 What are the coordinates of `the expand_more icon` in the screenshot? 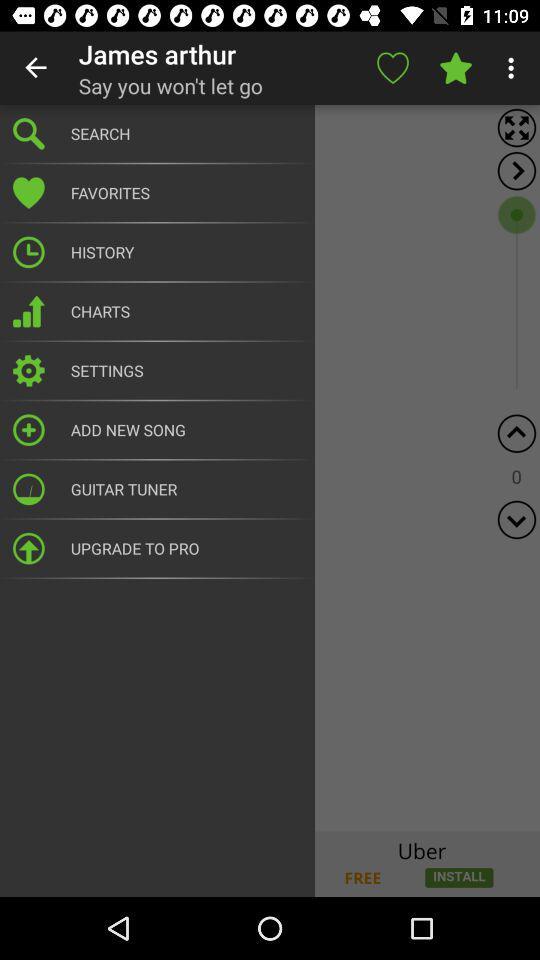 It's located at (516, 518).